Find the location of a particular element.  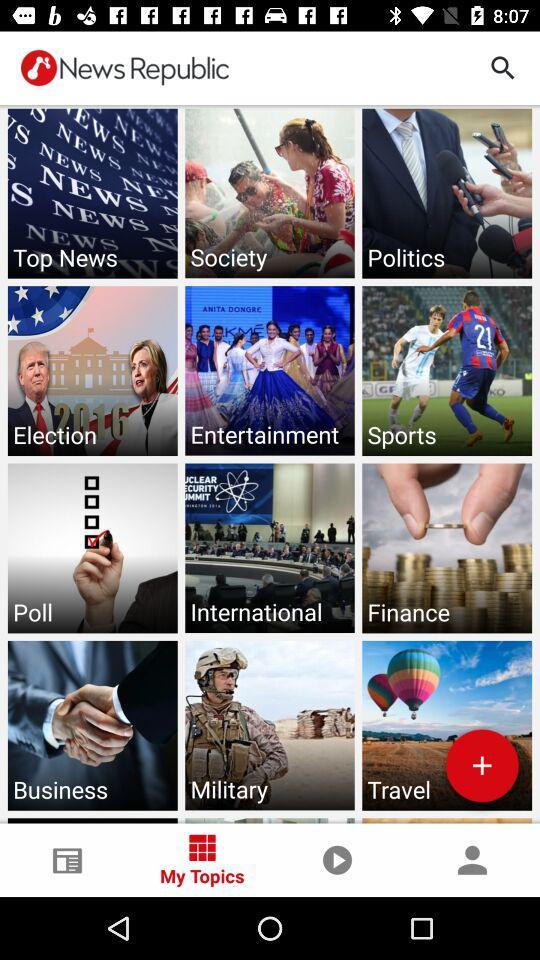

the person icon is located at coordinates (472, 859).